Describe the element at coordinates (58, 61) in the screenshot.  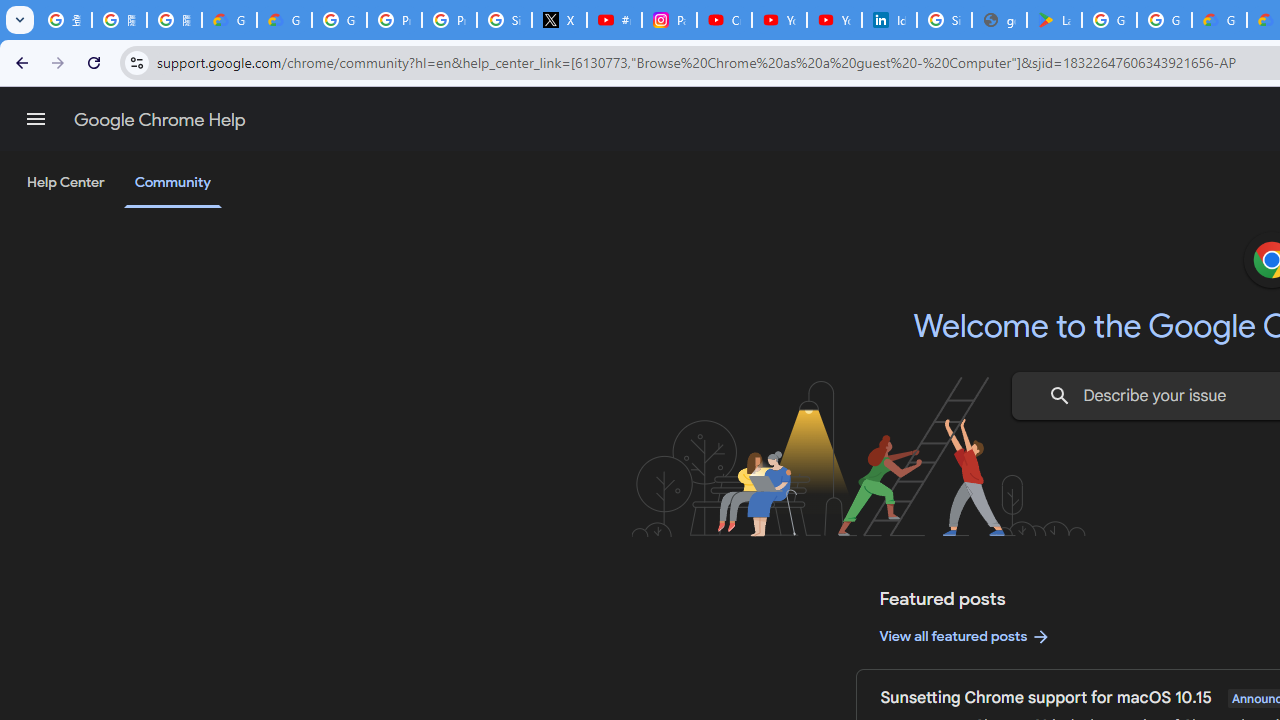
I see `'Forward'` at that location.